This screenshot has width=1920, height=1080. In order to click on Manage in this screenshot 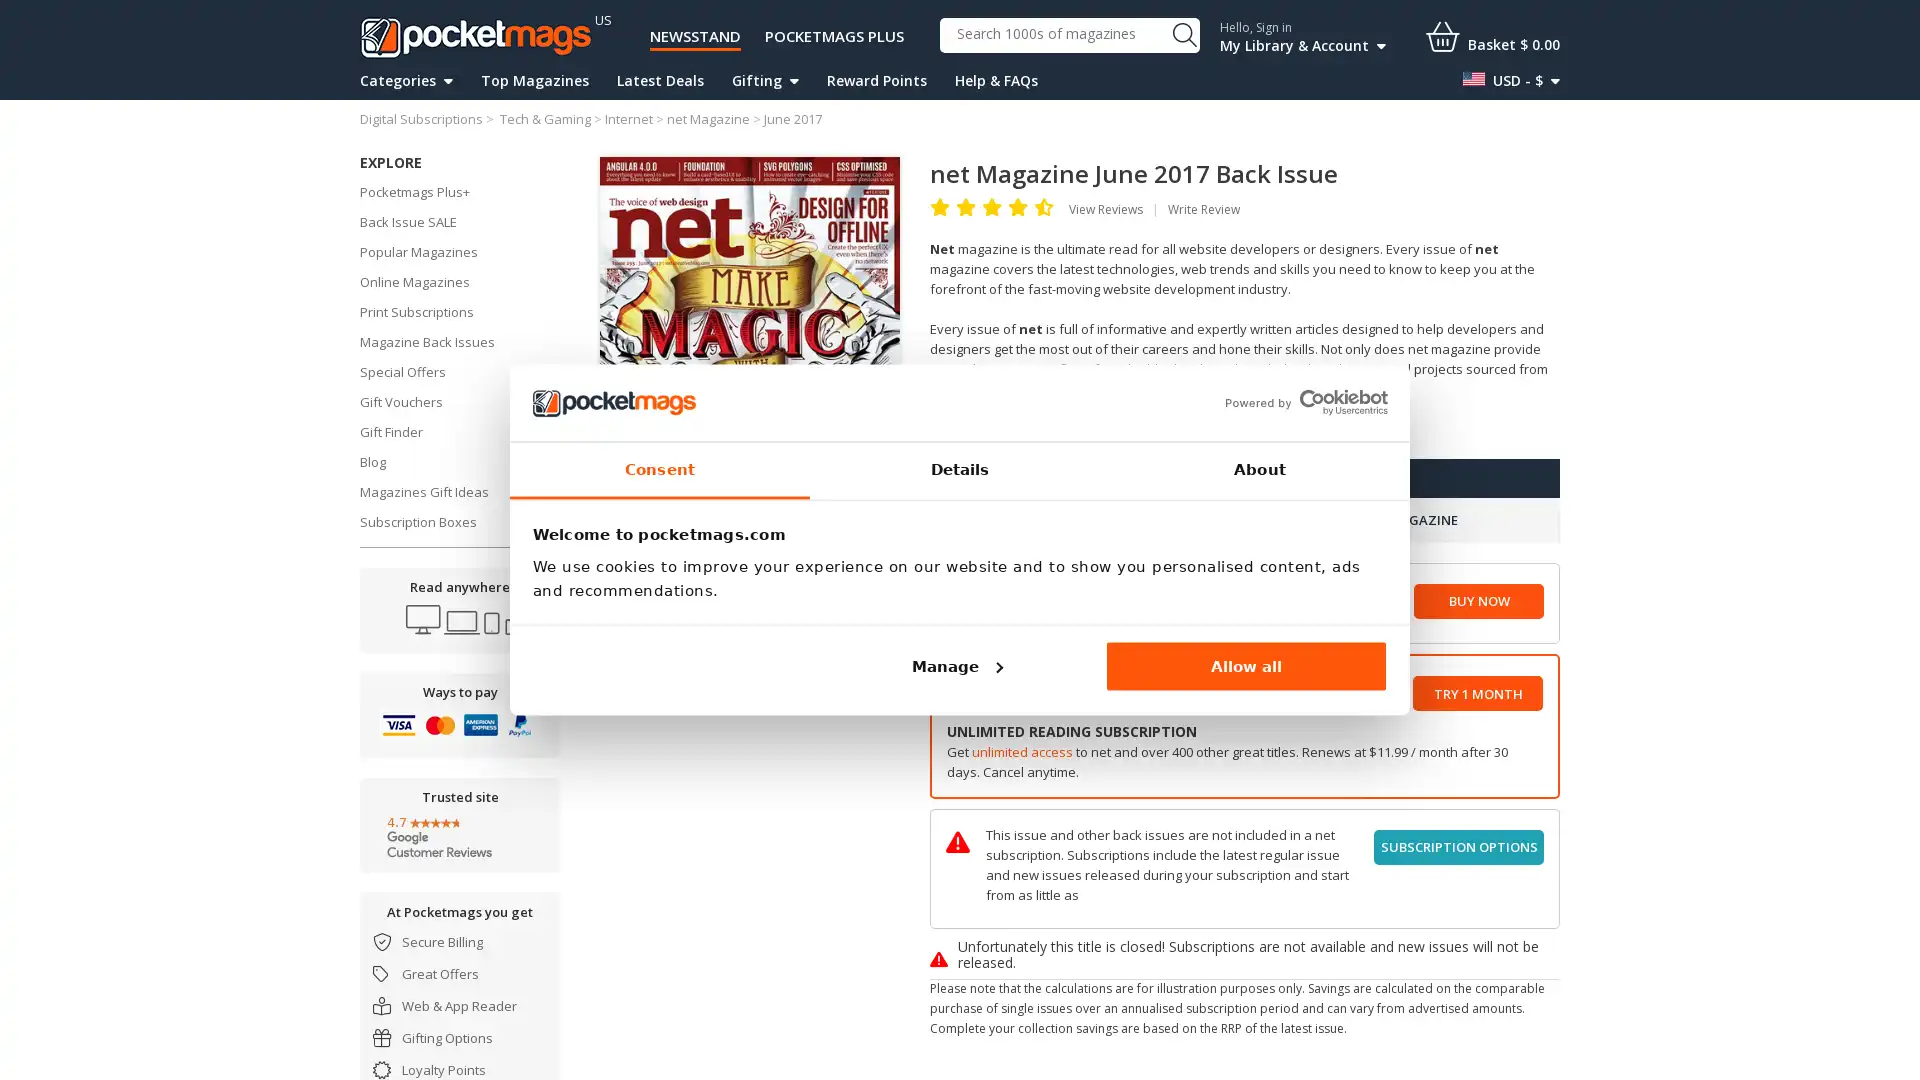, I will do `click(954, 666)`.